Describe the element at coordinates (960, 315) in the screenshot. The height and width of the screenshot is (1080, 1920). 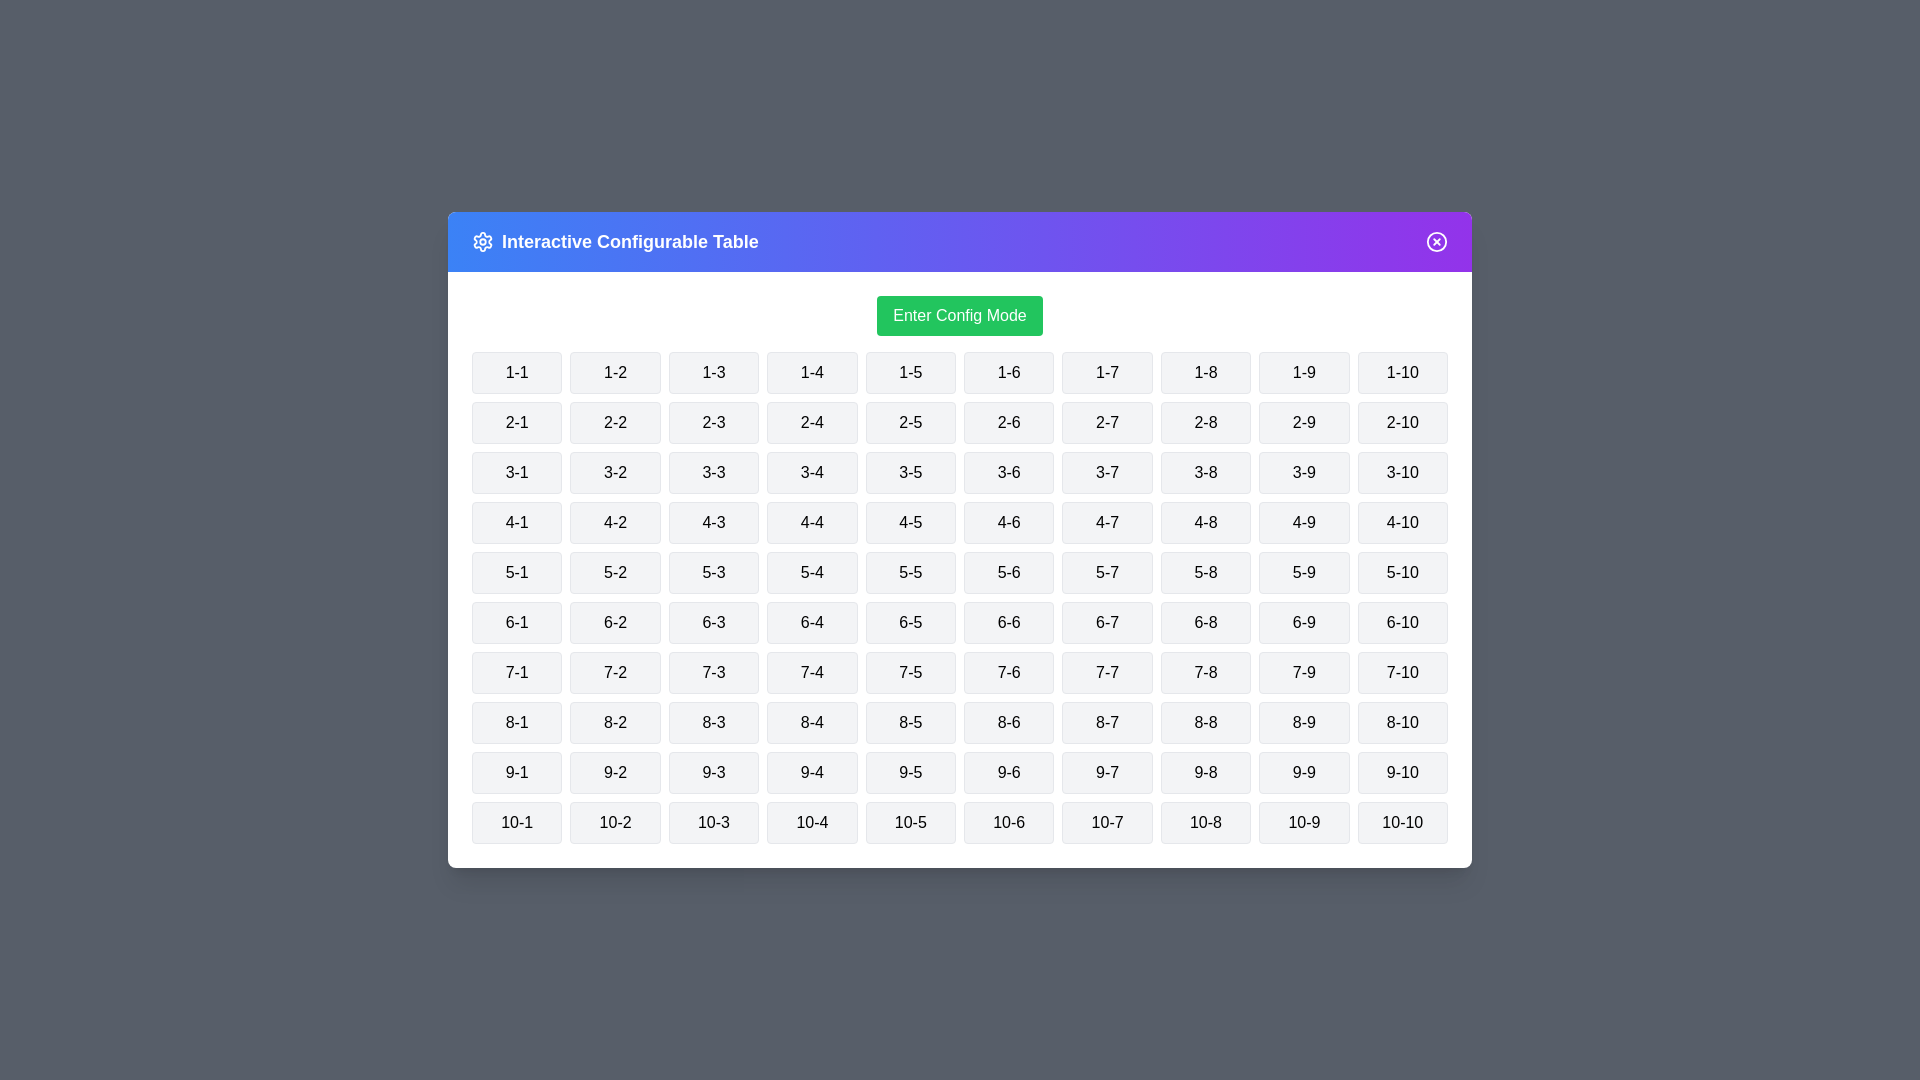
I see `the 'Enter Config Mode' button to toggle the configuration mode` at that location.